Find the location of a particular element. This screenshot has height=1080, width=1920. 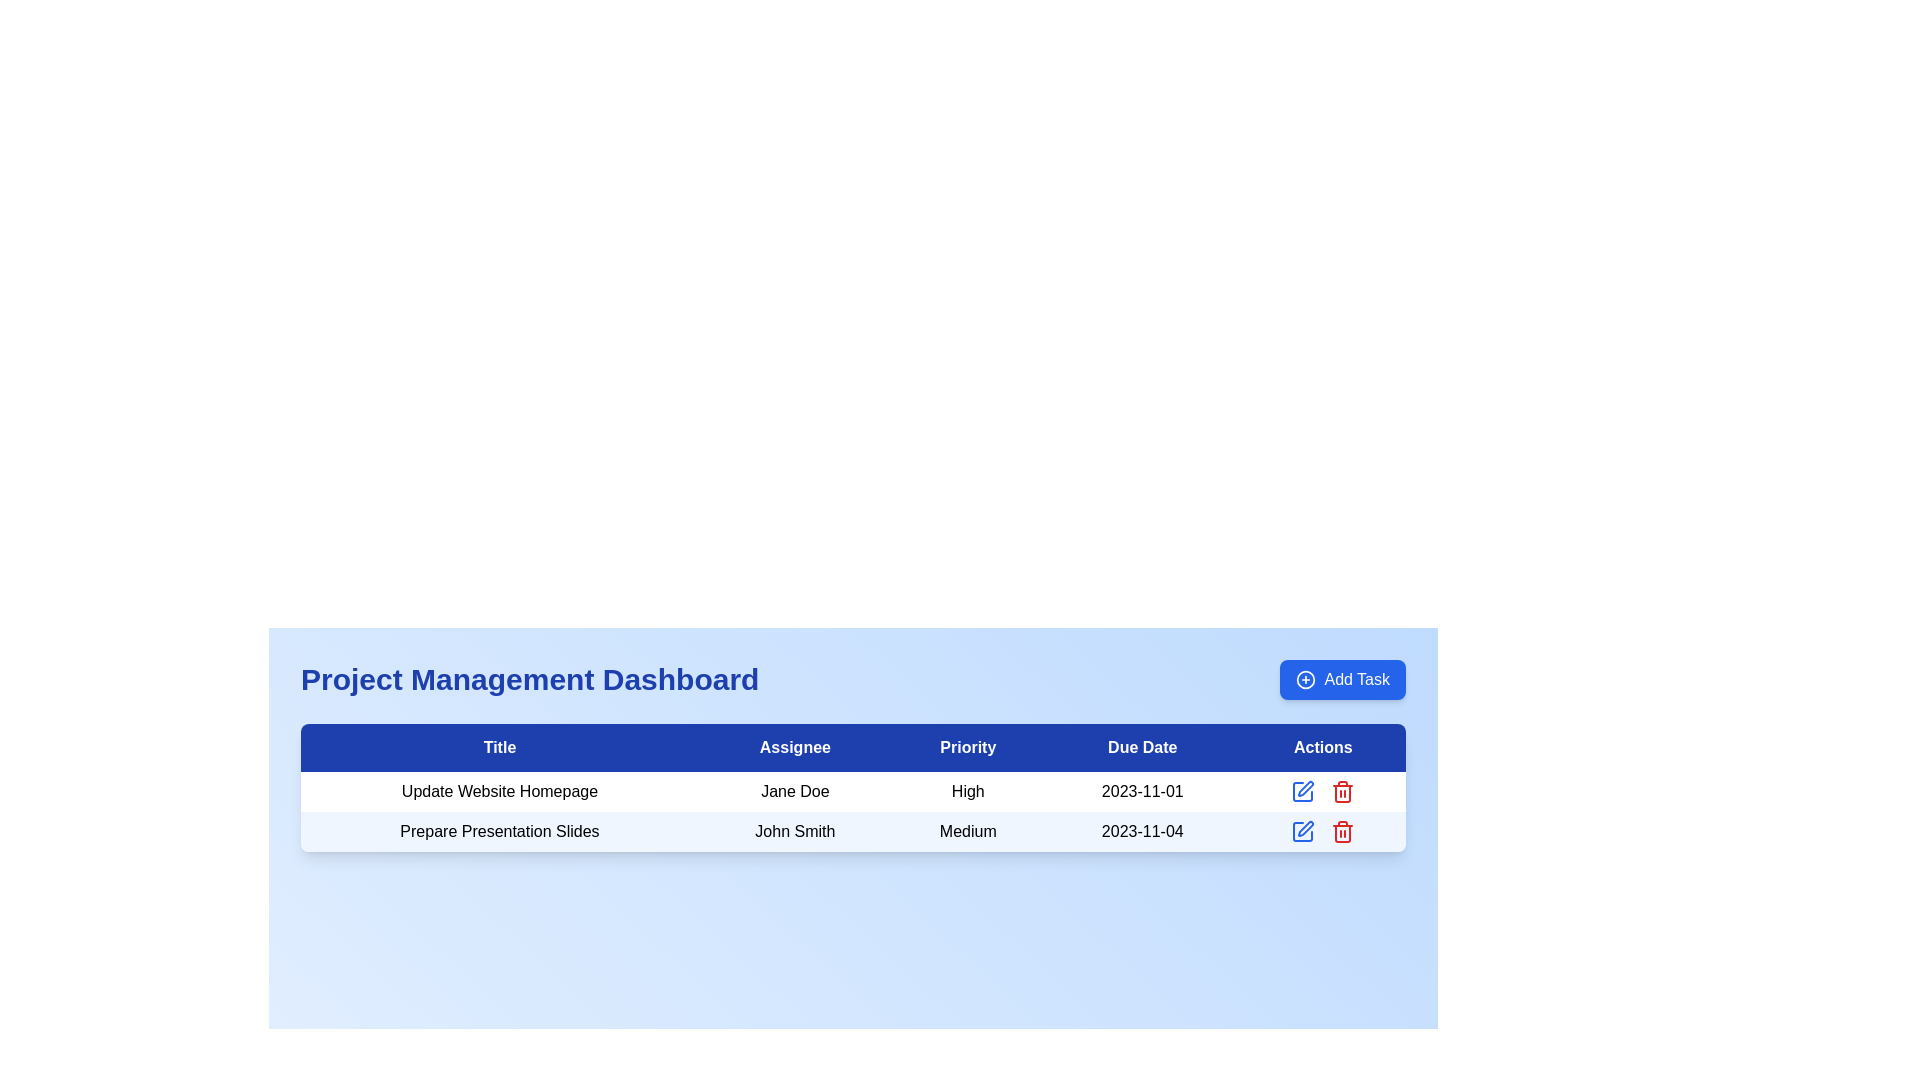

the blue editing pencil icon in the 'Actions' column for the 'Prepare Presentation Slides' task to initiate editing is located at coordinates (1323, 832).